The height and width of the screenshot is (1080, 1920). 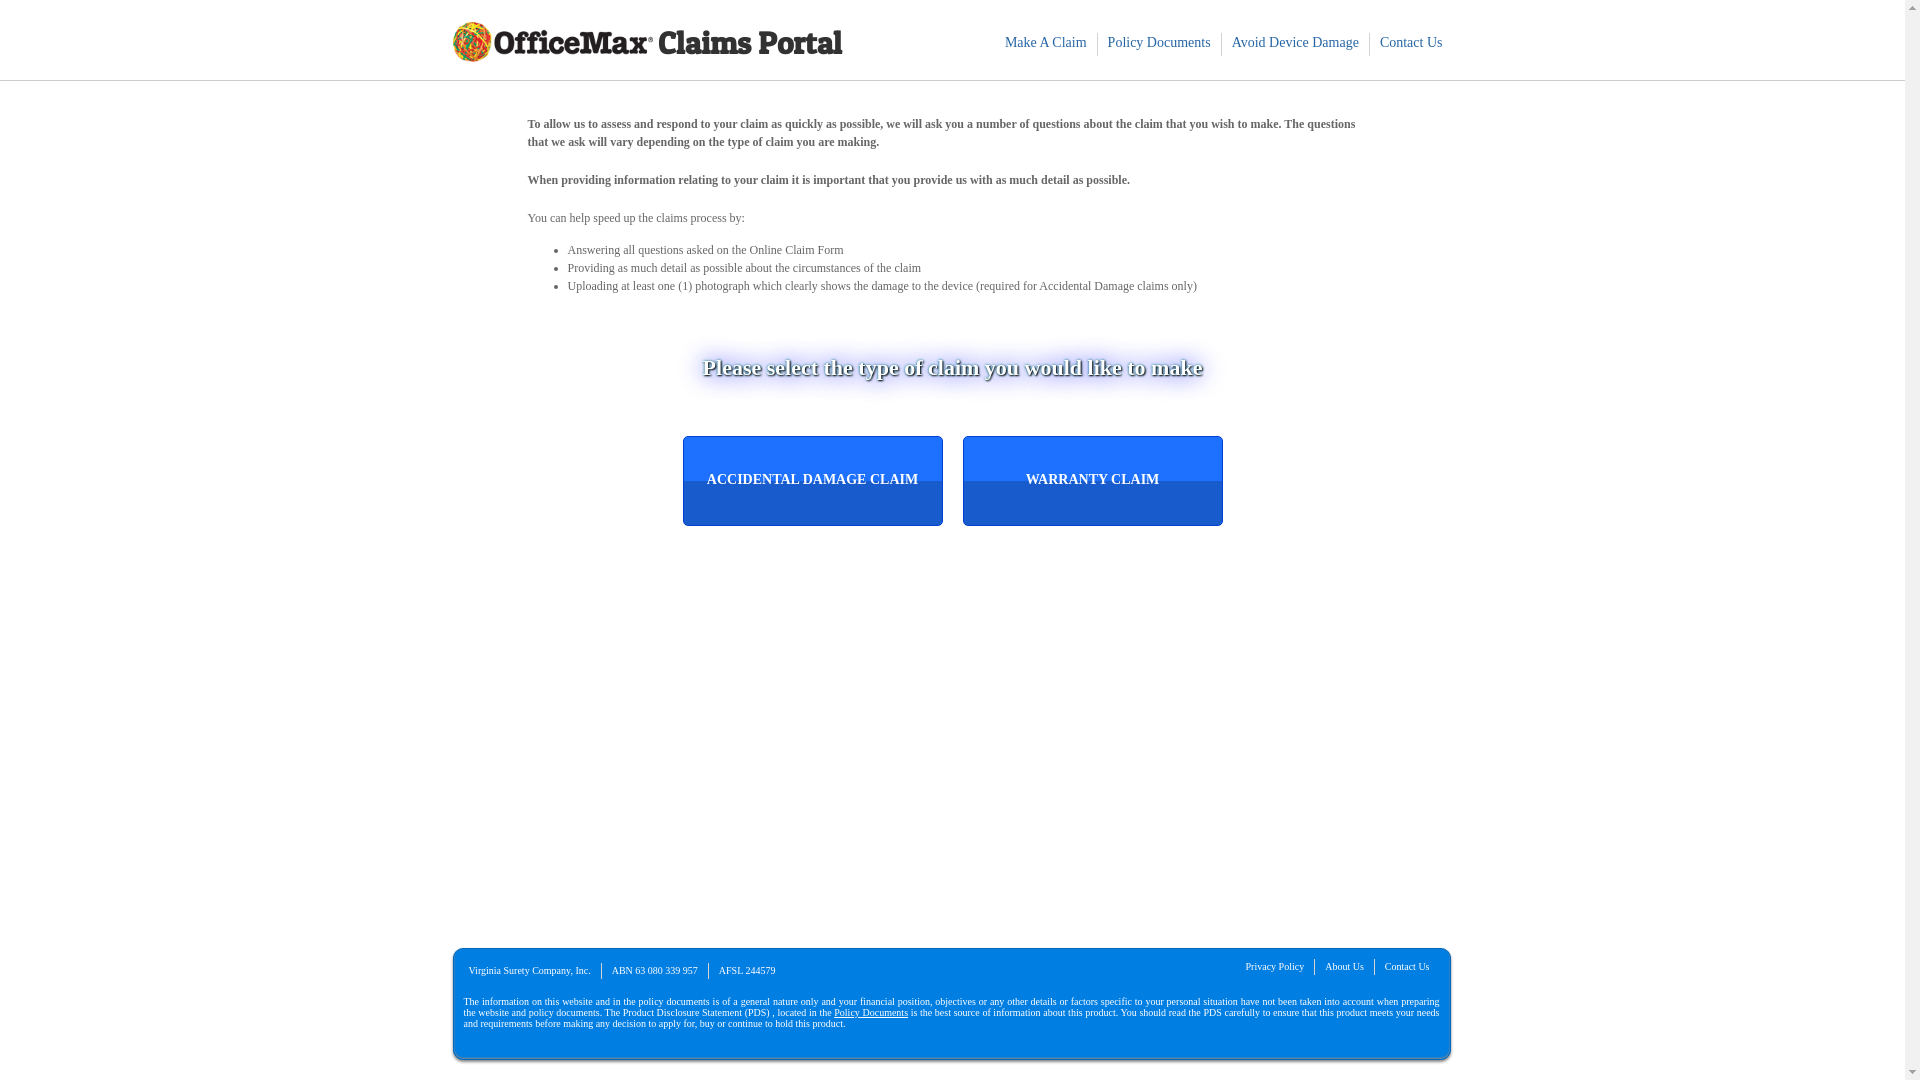 I want to click on 'Accidental Damage Claim', so click(x=811, y=481).